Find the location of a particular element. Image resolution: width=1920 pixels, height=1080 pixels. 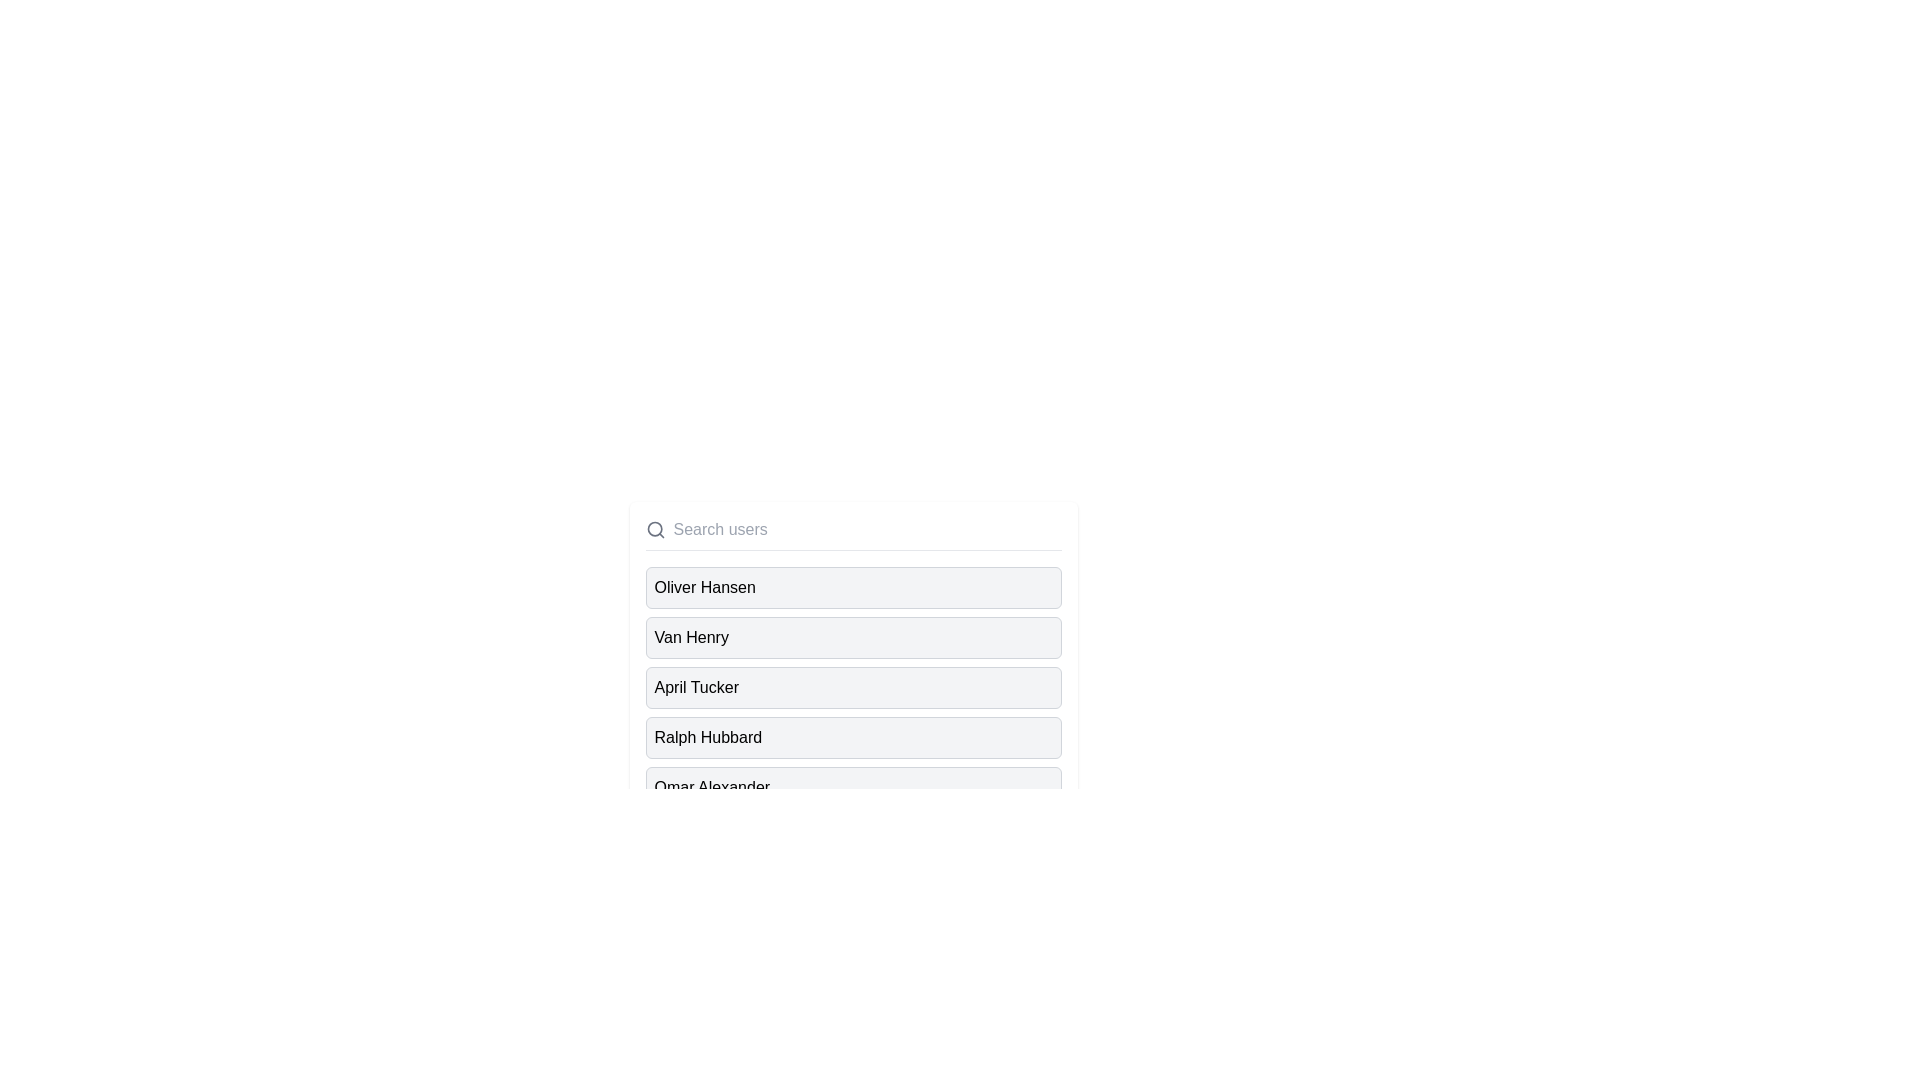

the text label displaying 'Ralph Hubbard' which is the fourth item in the vertical list beneath the search bar is located at coordinates (708, 737).